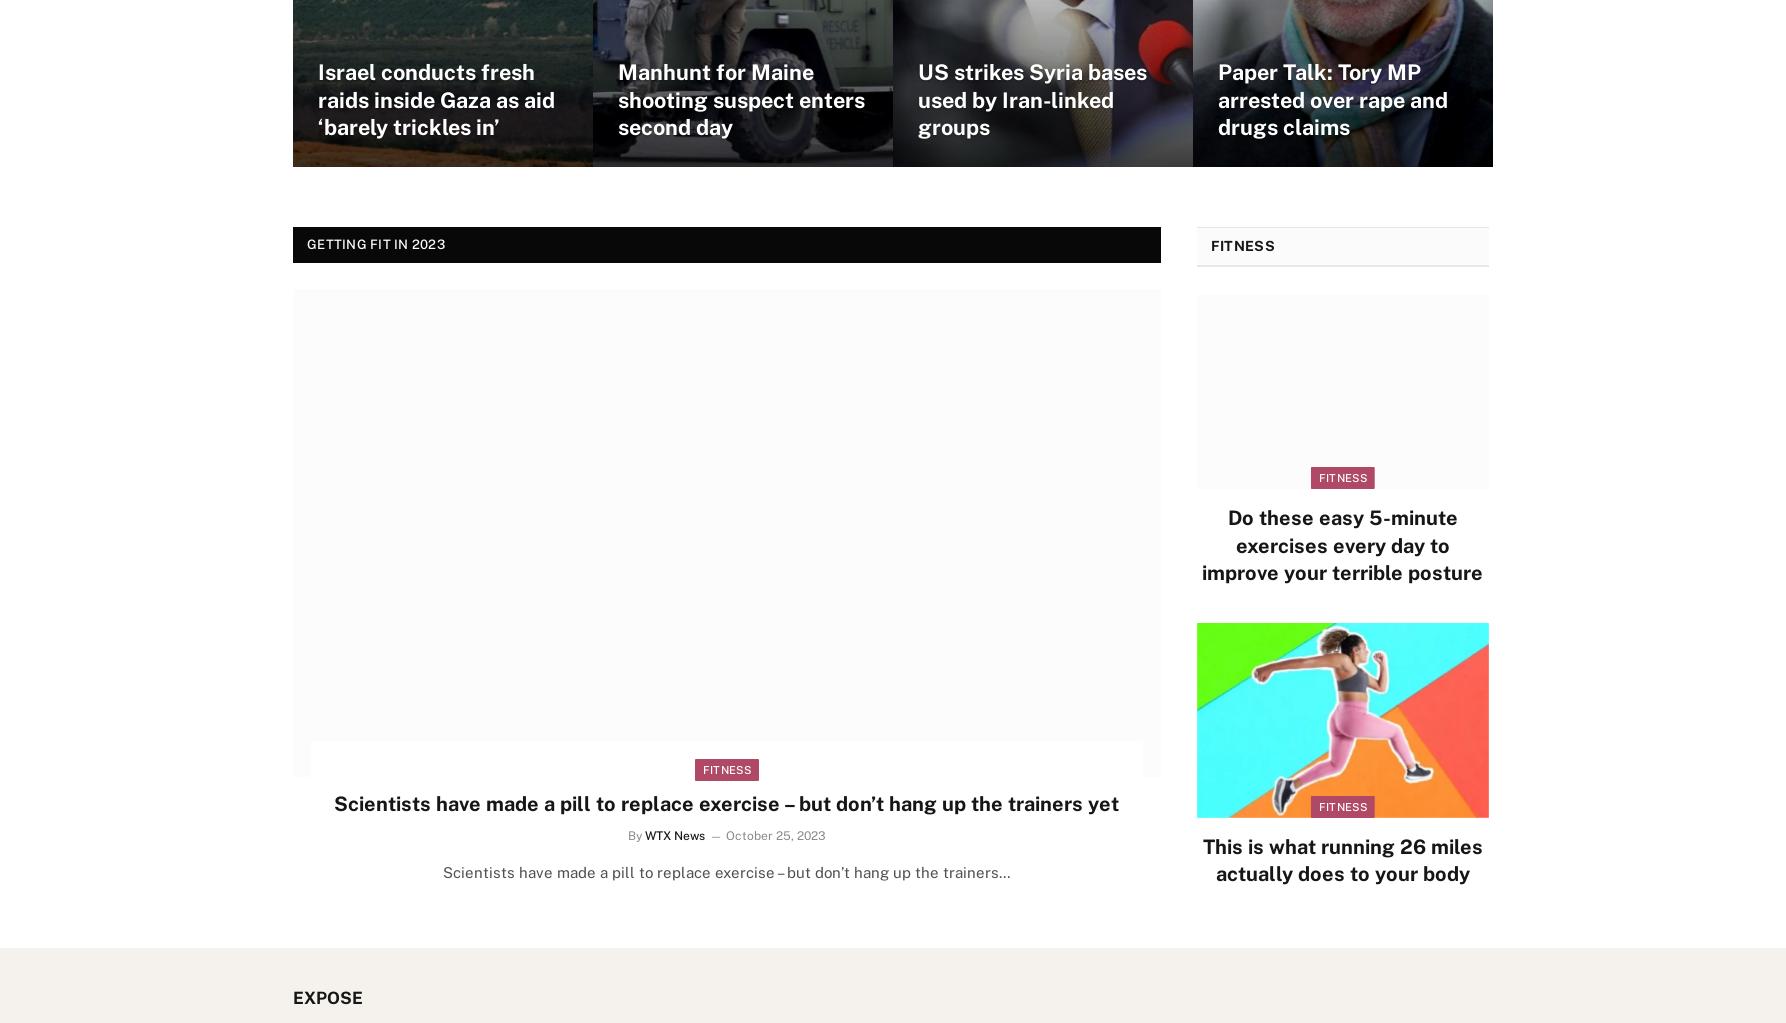 Image resolution: width=1786 pixels, height=1023 pixels. What do you see at coordinates (375, 244) in the screenshot?
I see `'Getting fit in 2023'` at bounding box center [375, 244].